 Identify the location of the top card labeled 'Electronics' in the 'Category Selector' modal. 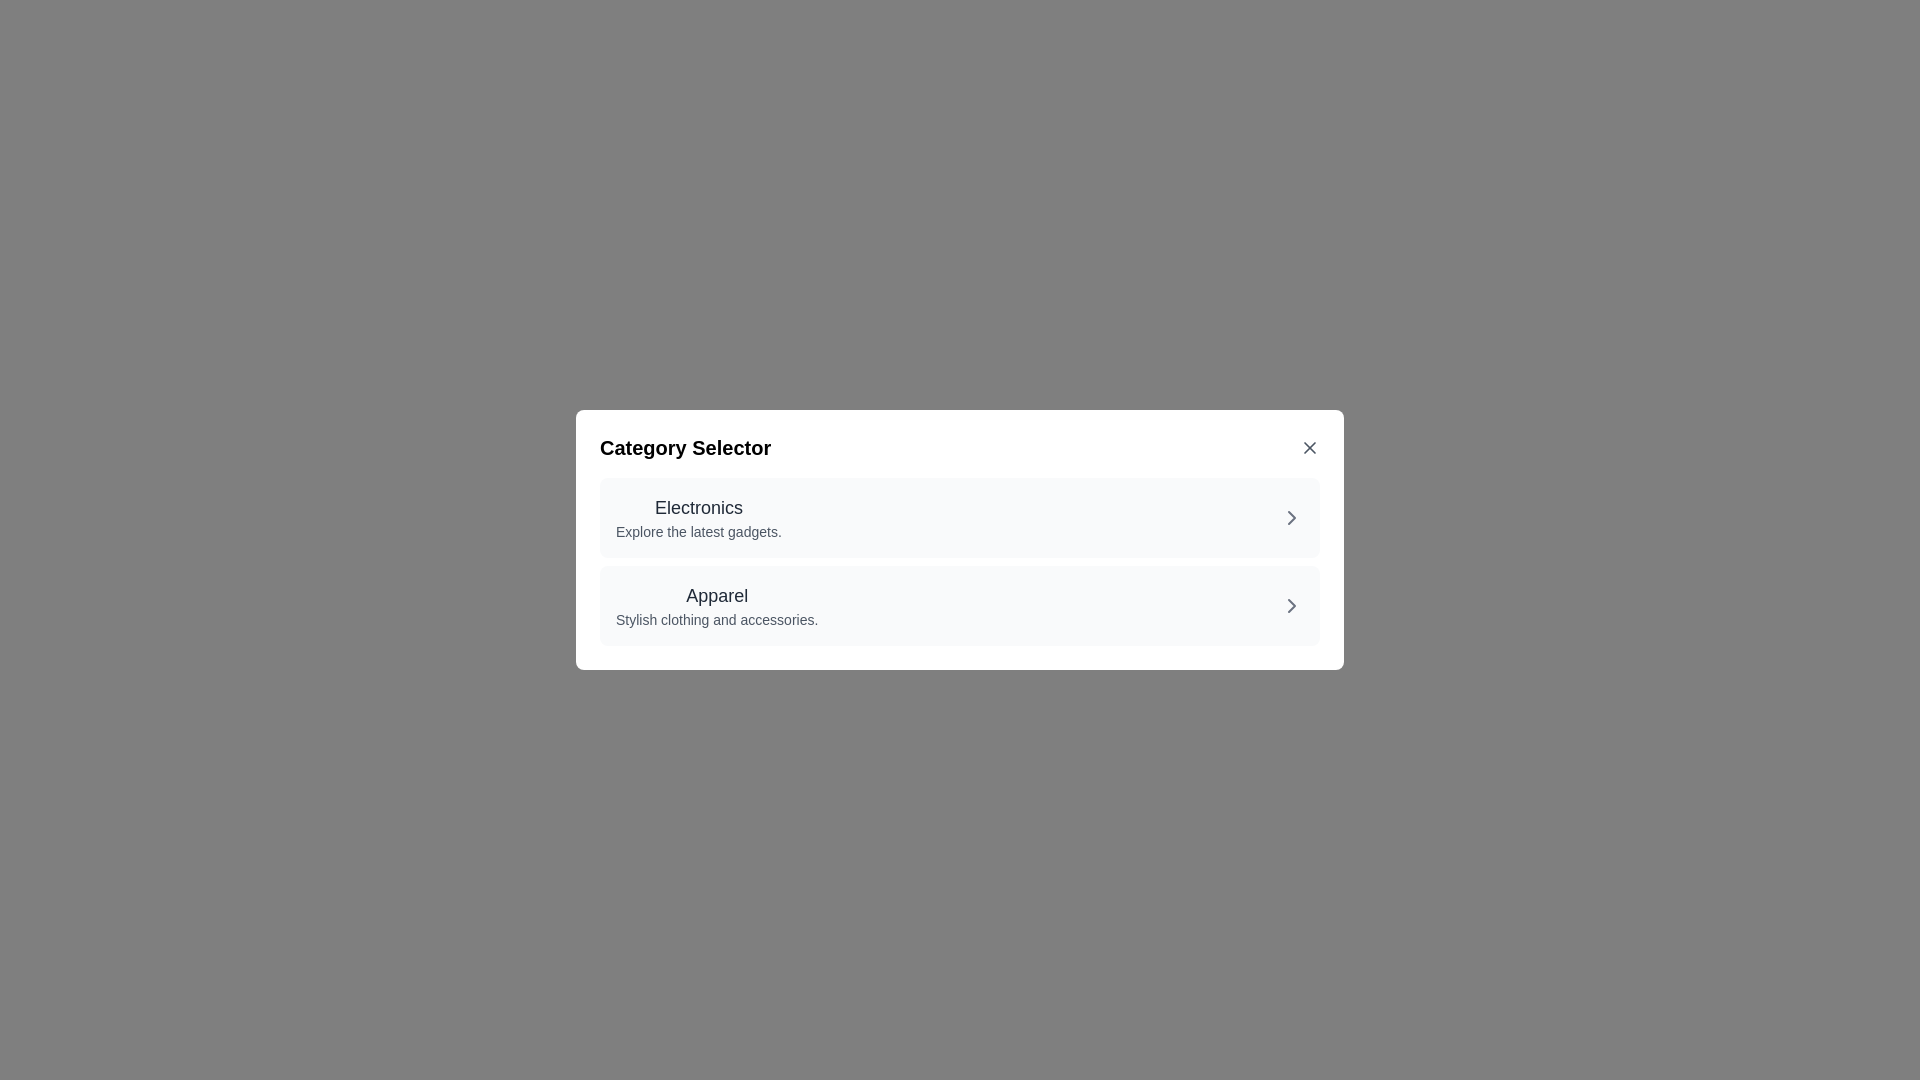
(960, 516).